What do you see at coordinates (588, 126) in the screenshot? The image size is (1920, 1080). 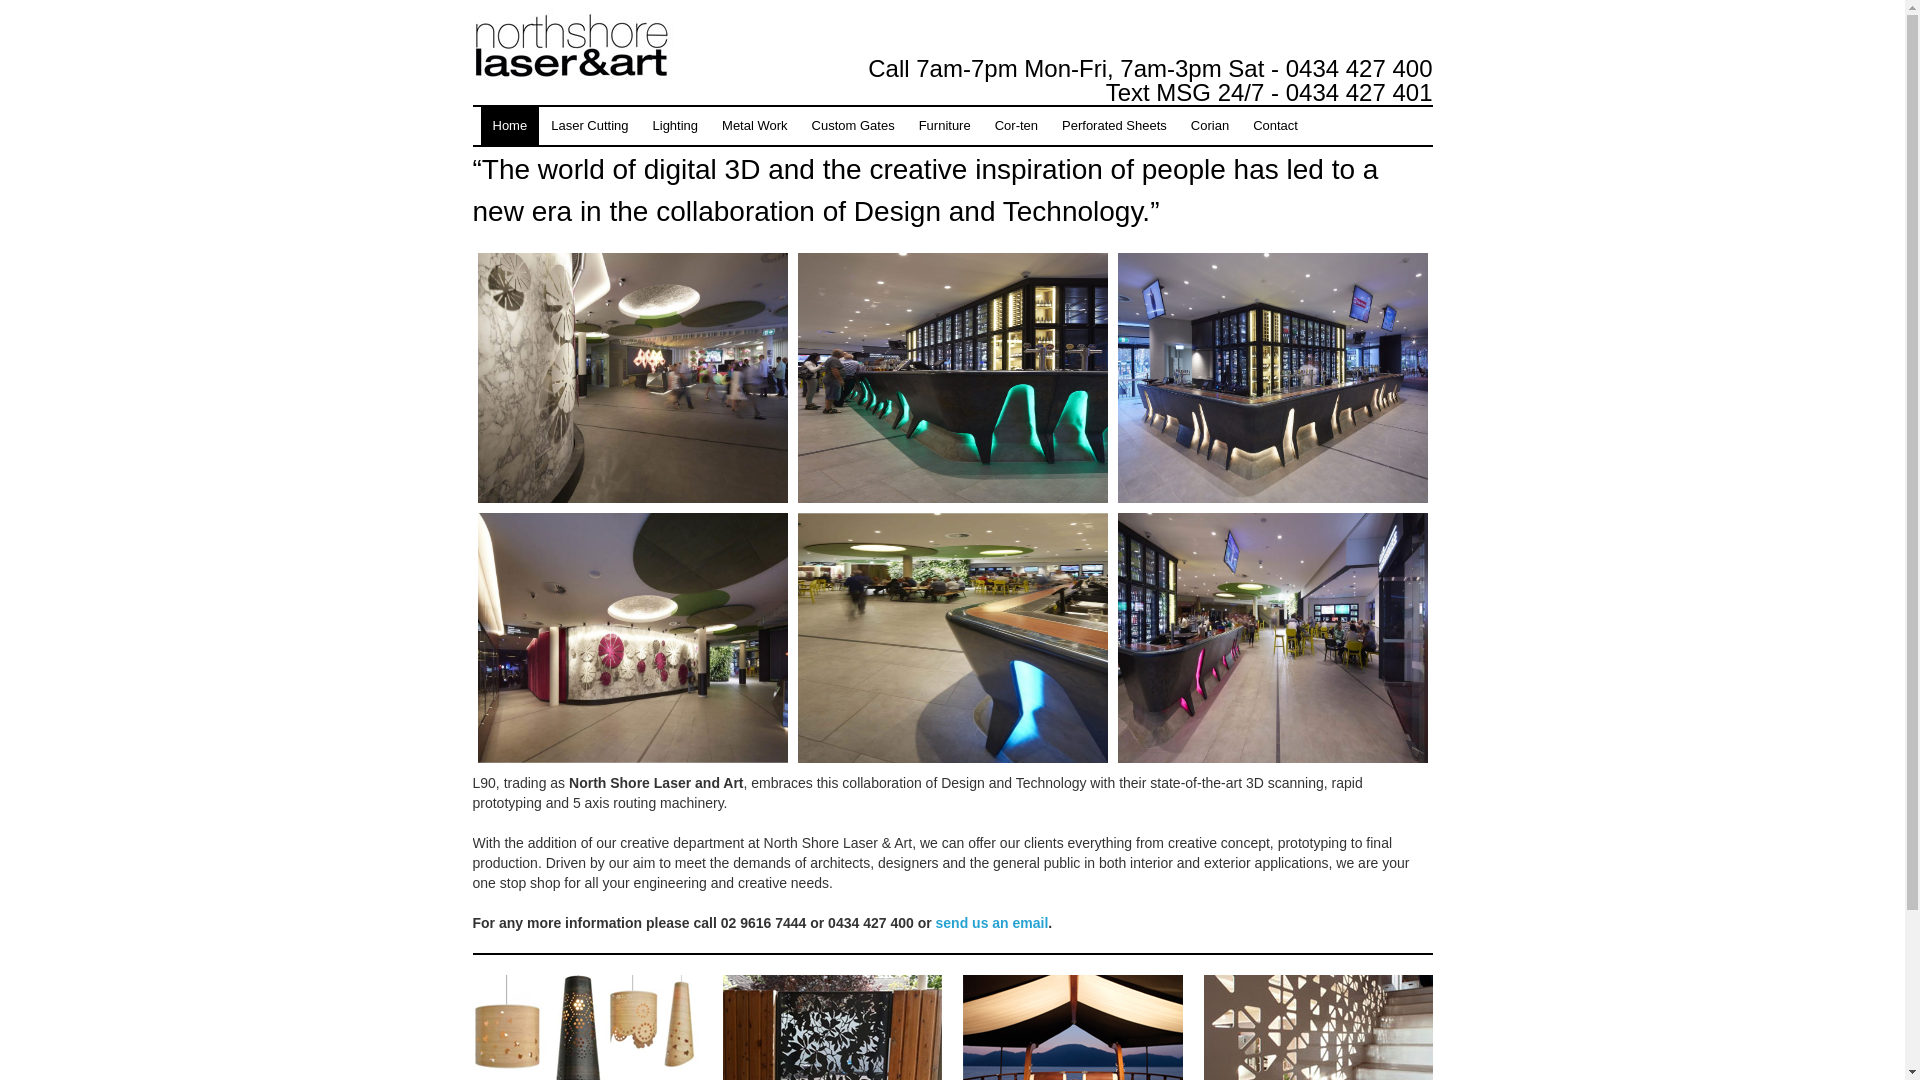 I see `'Laser Cutting'` at bounding box center [588, 126].